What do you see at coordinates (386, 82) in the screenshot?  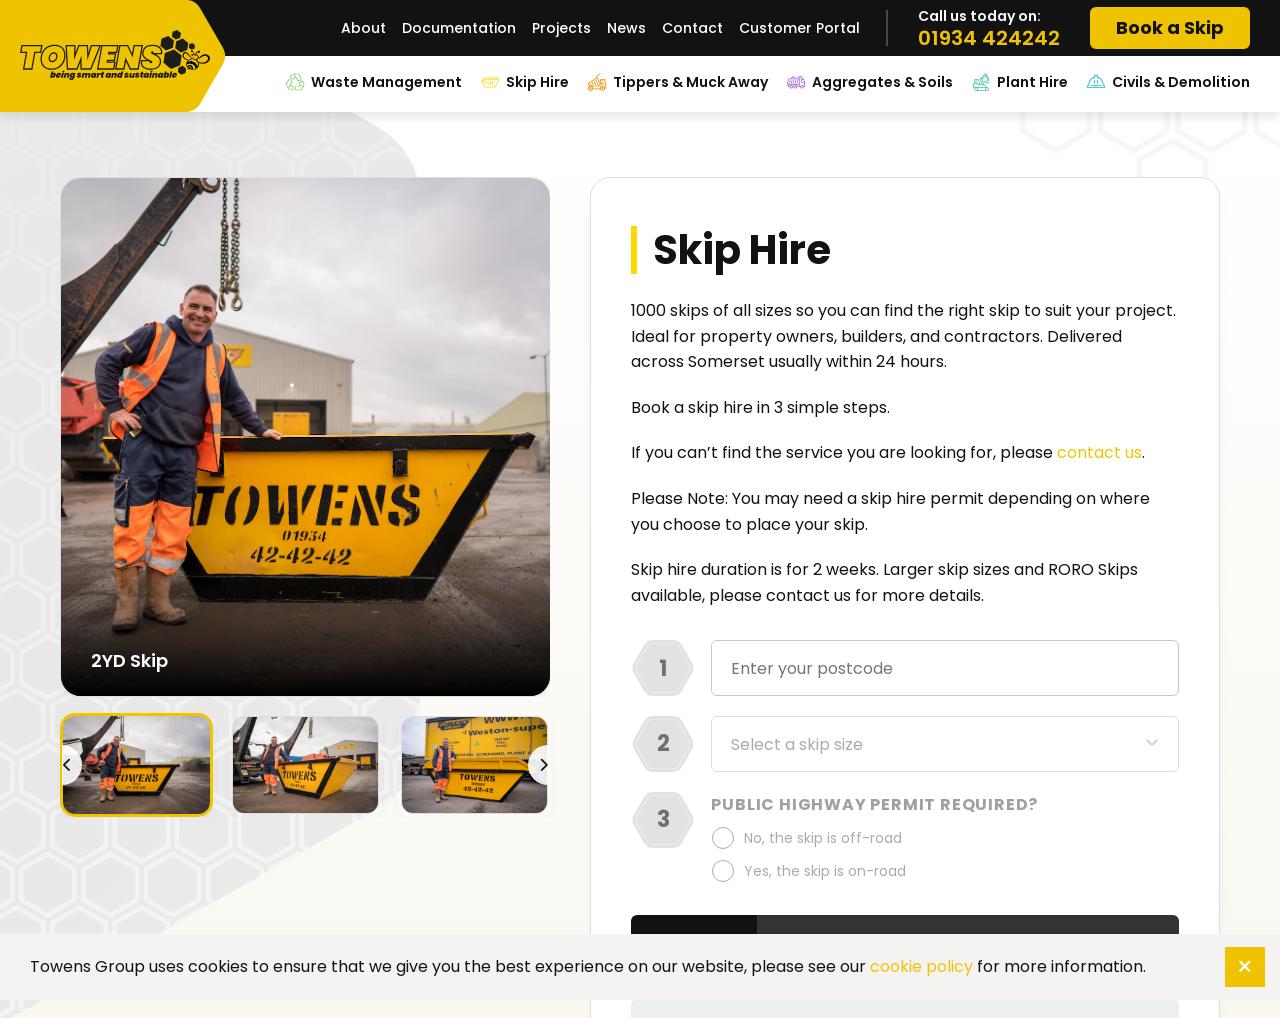 I see `'Waste Management'` at bounding box center [386, 82].